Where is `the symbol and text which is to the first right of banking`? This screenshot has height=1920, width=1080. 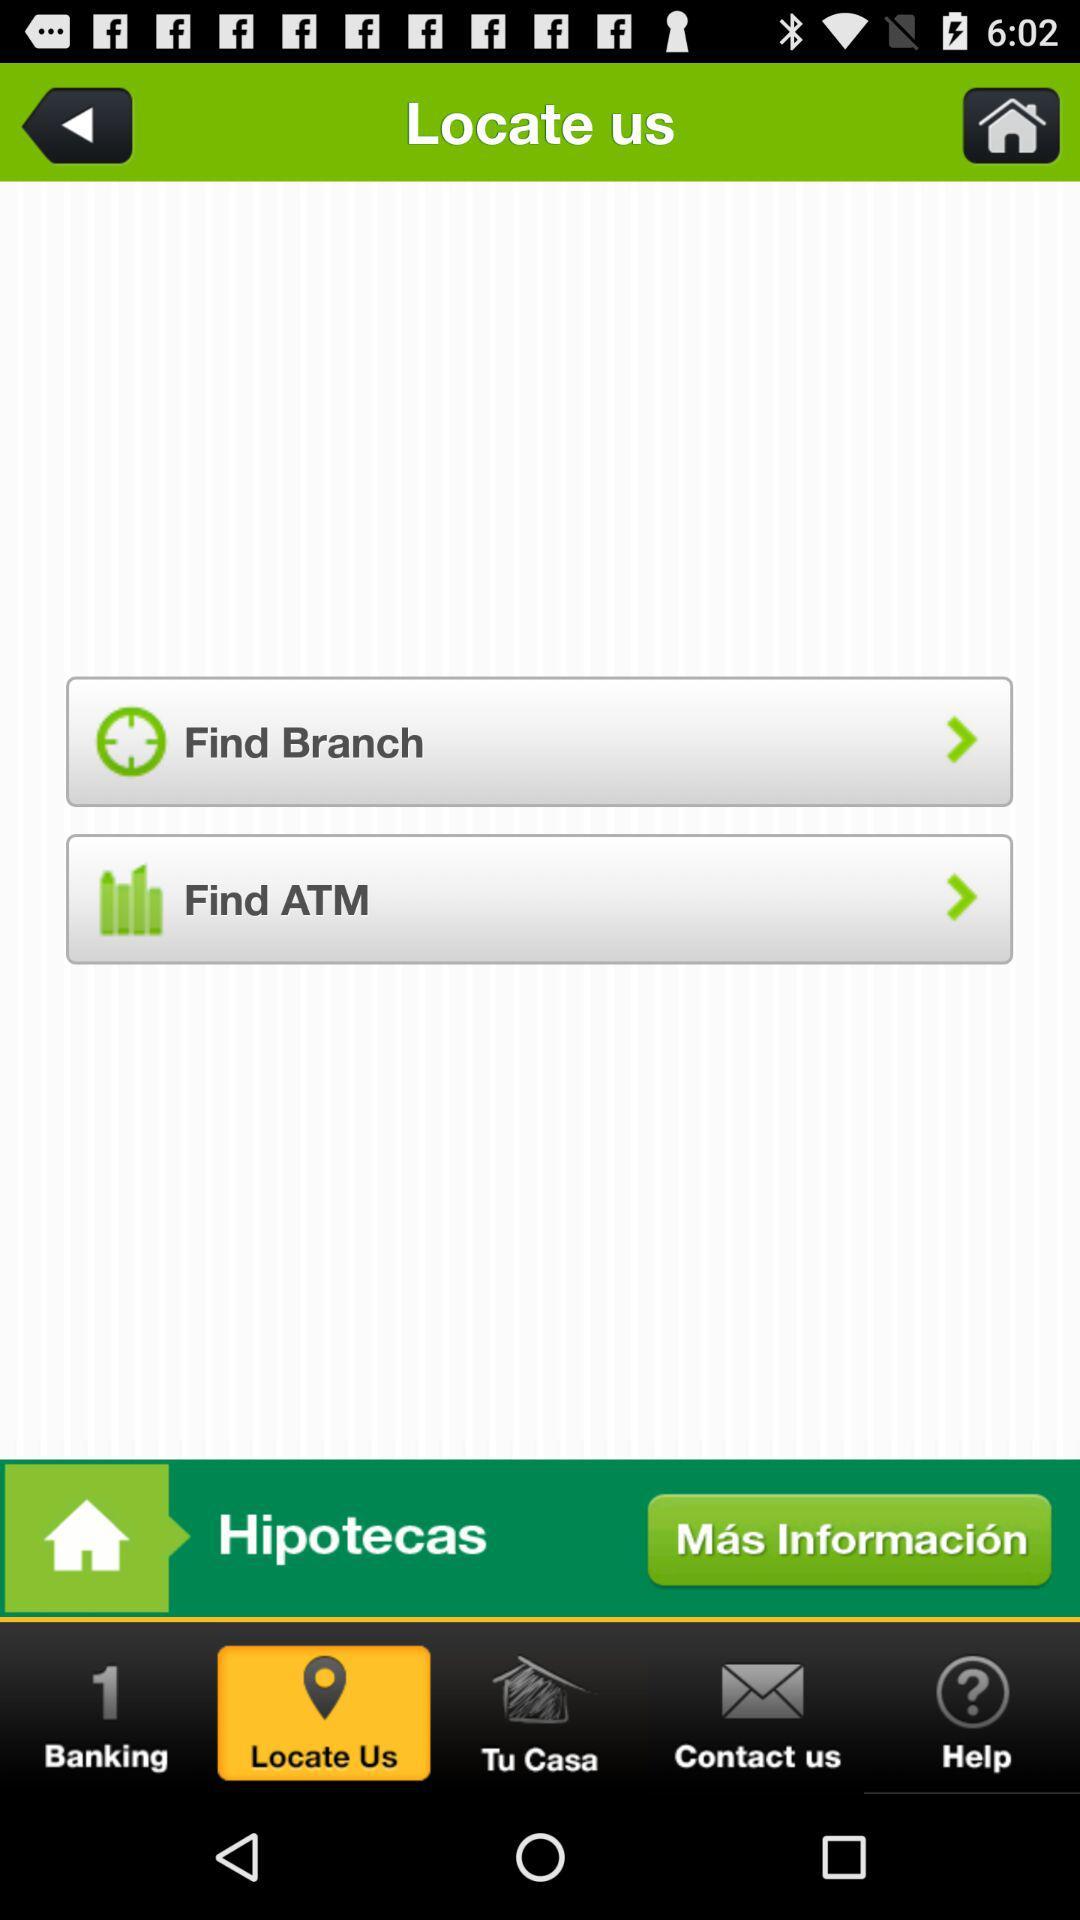
the symbol and text which is to the first right of banking is located at coordinates (323, 1707).